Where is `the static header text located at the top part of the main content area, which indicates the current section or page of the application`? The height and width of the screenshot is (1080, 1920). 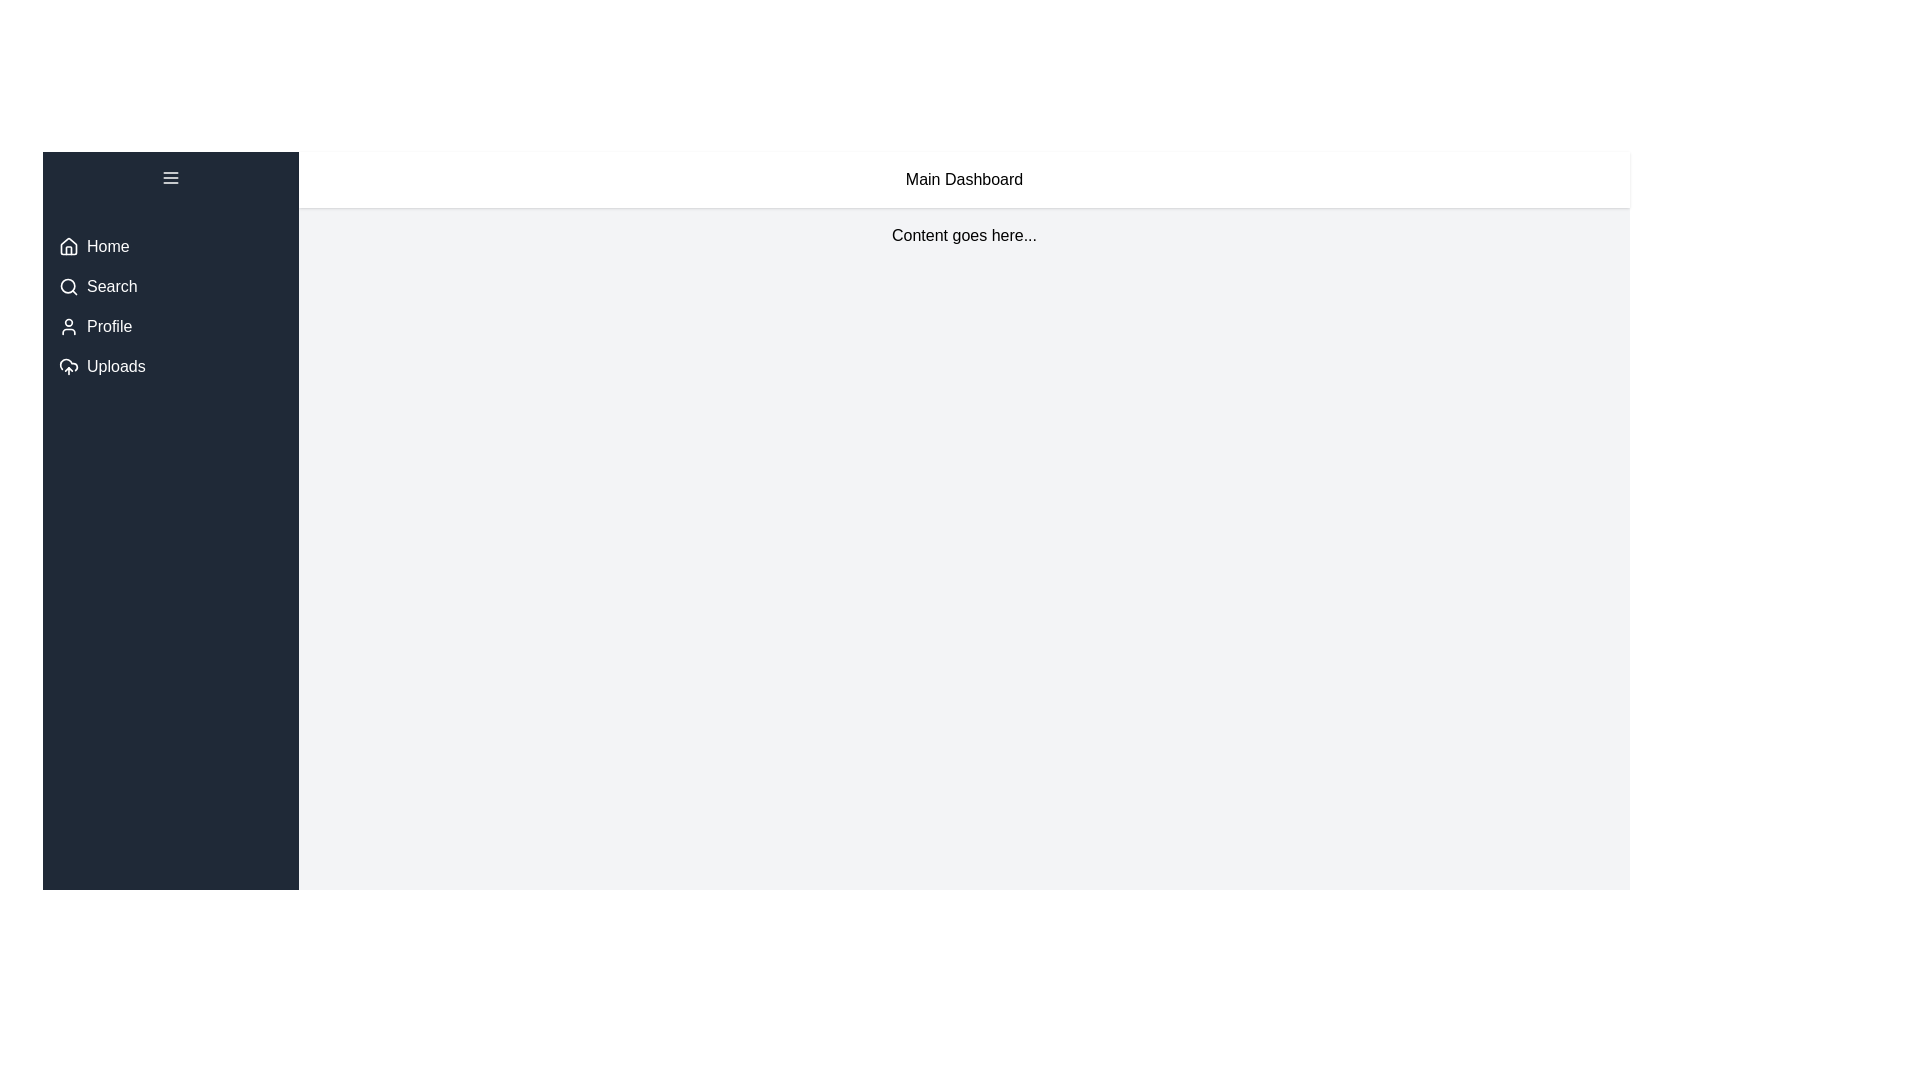 the static header text located at the top part of the main content area, which indicates the current section or page of the application is located at coordinates (964, 180).